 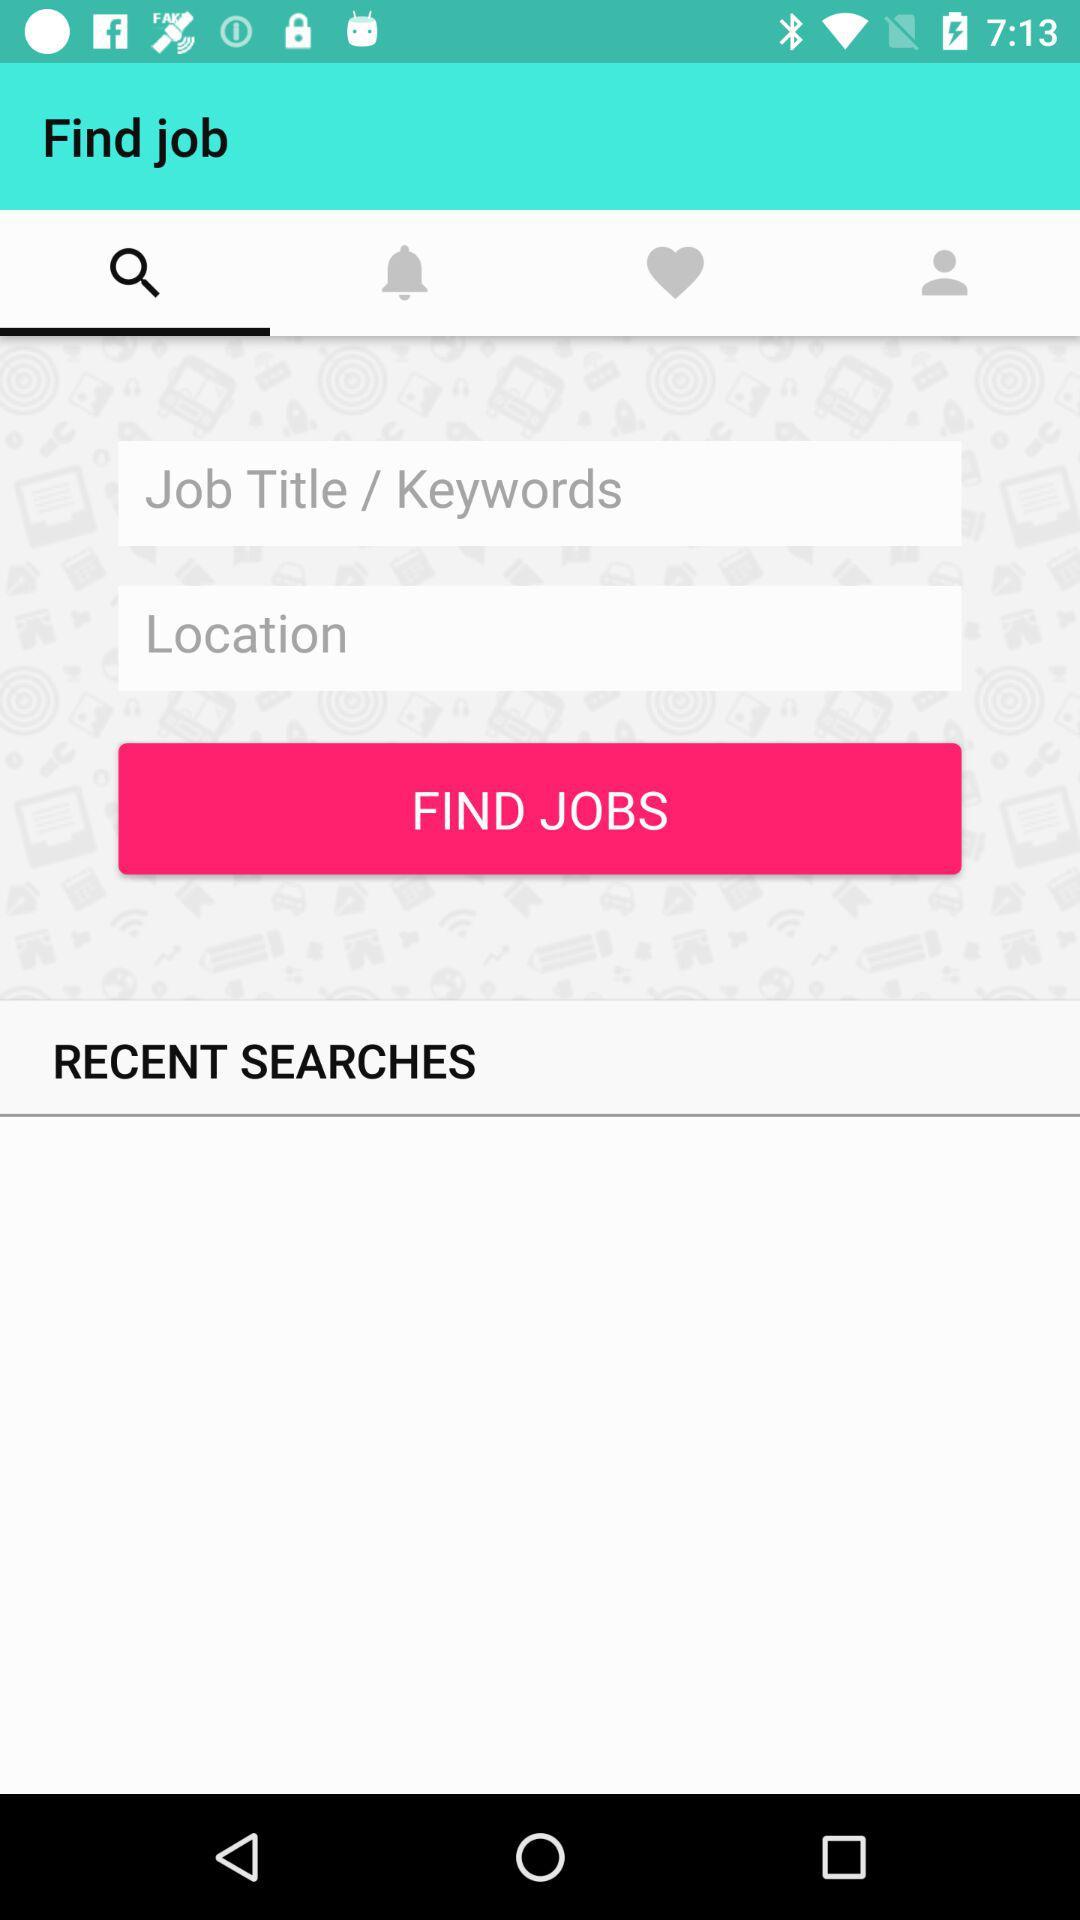 I want to click on job title search field, so click(x=540, y=493).